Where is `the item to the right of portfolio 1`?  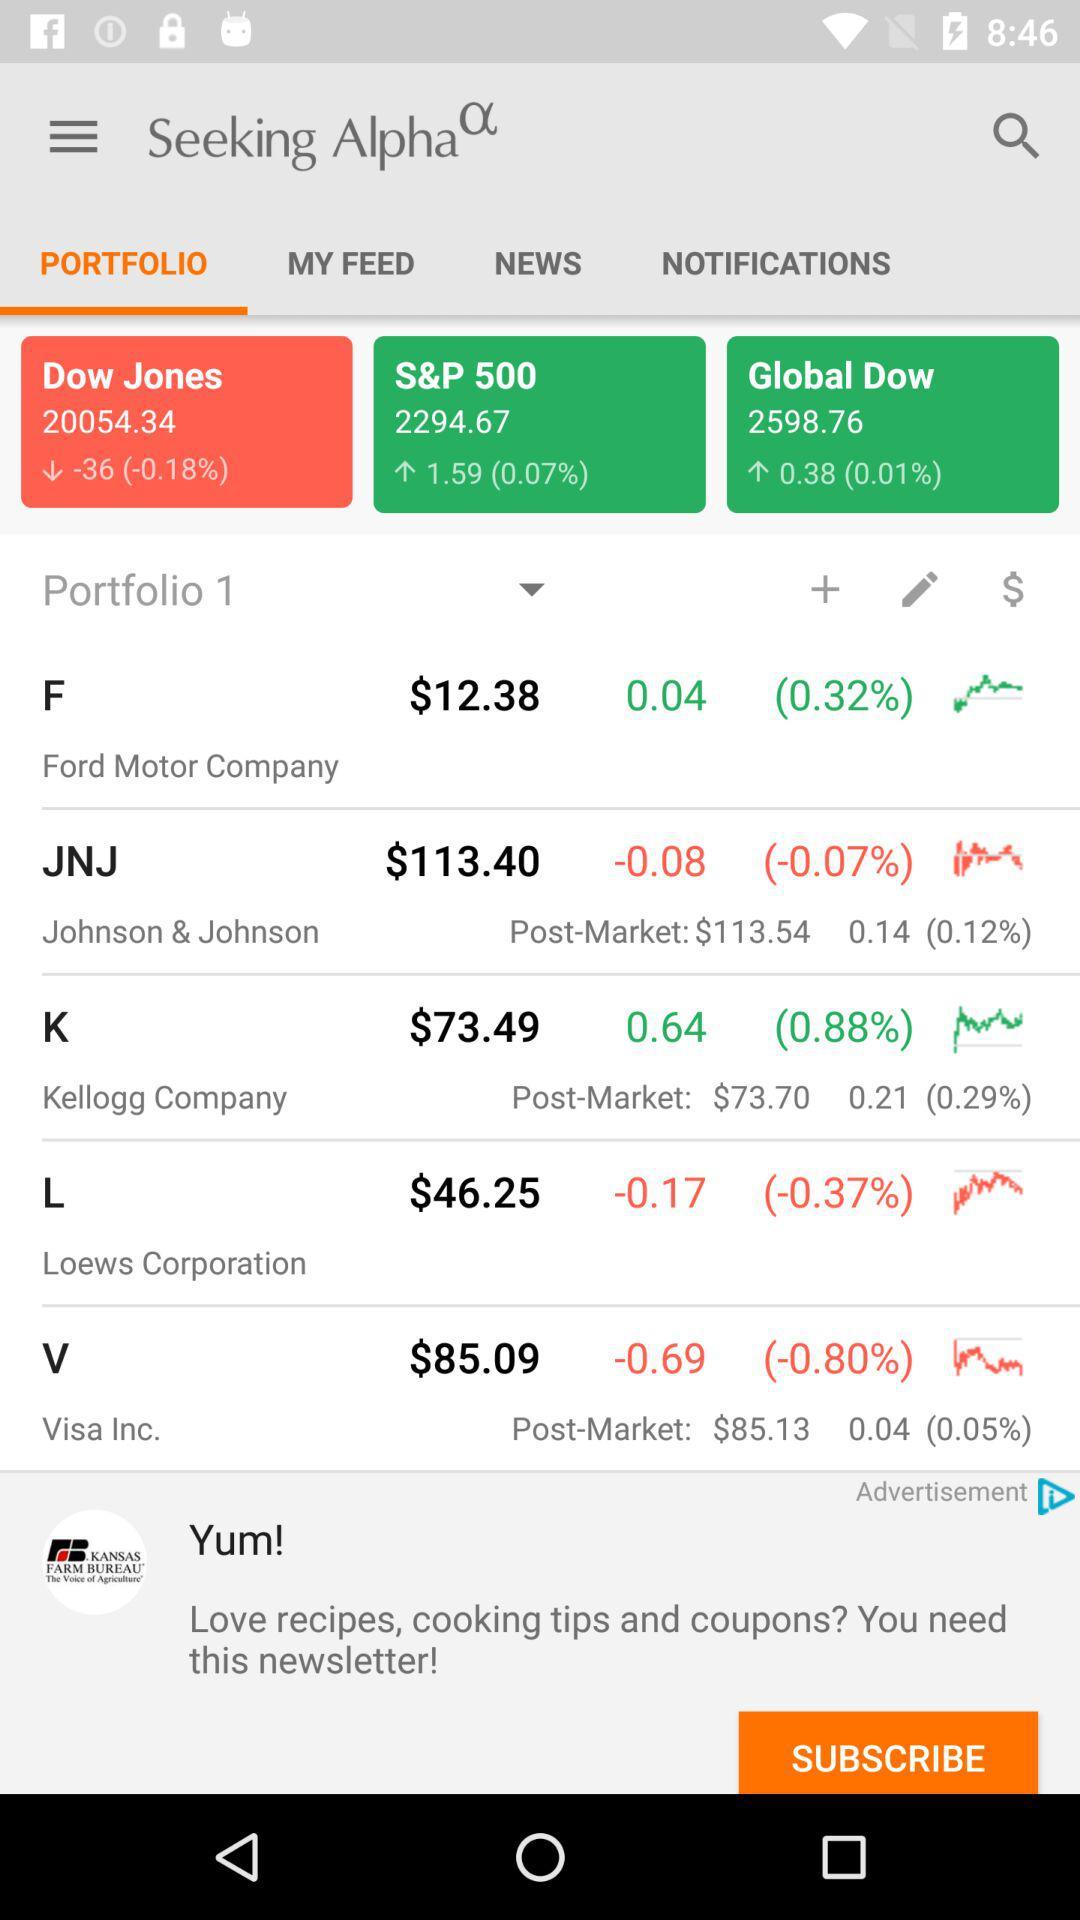
the item to the right of portfolio 1 is located at coordinates (825, 587).